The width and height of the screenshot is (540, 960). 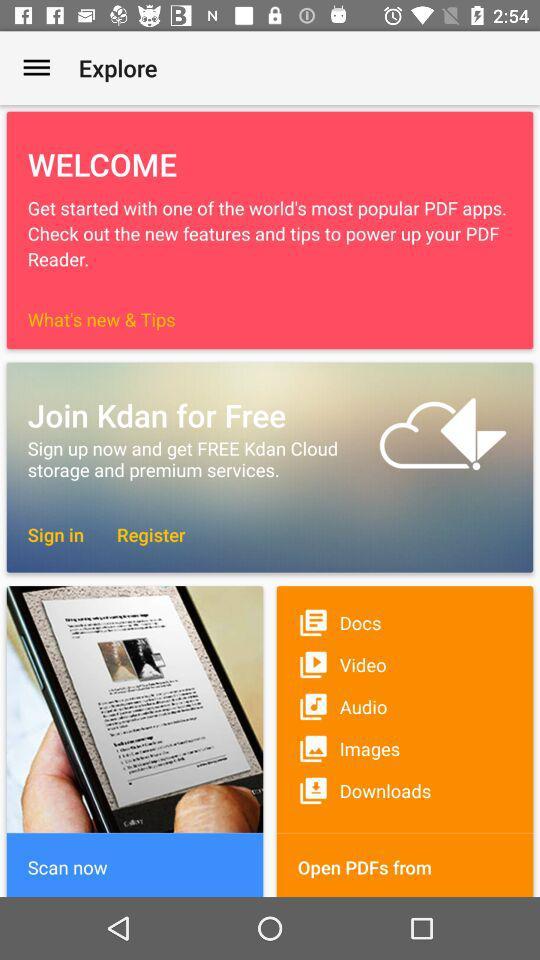 I want to click on item above video item, so click(x=405, y=621).